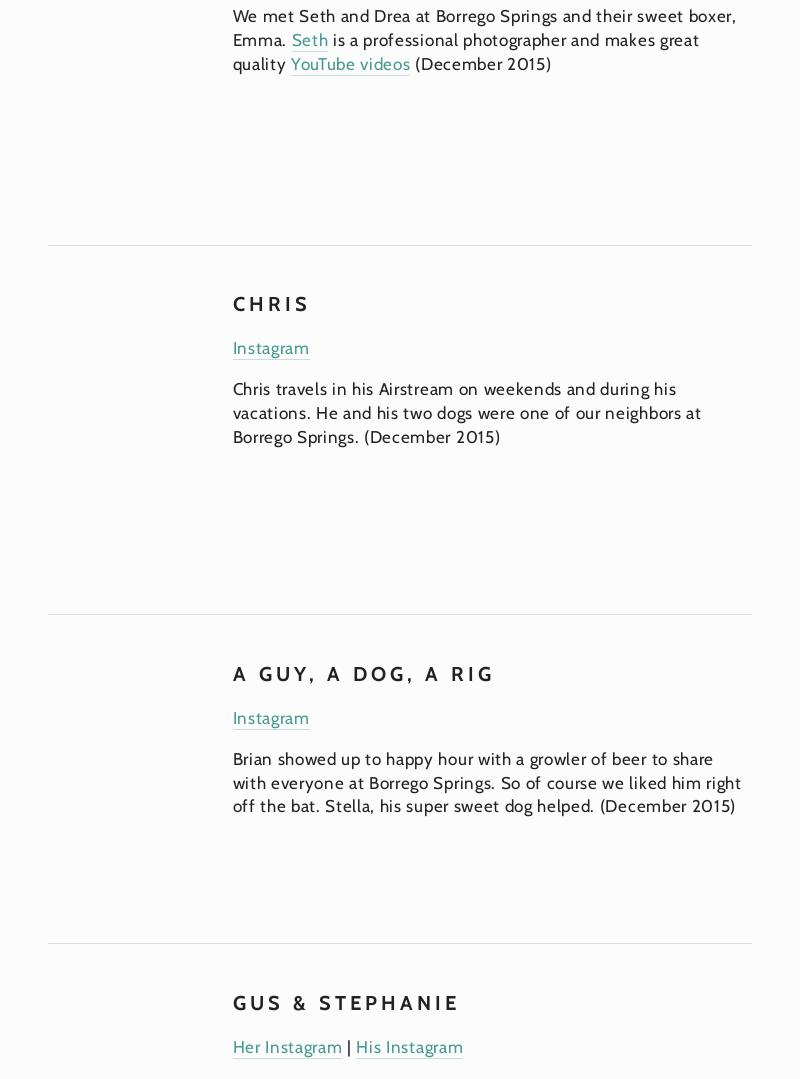 This screenshot has width=800, height=1079. What do you see at coordinates (231, 411) in the screenshot?
I see `'Chris travels in his Airstream on weekends and during his vacations. He and his two dogs were one of our neighbors at Borrego Springs. (December 2015)'` at bounding box center [231, 411].